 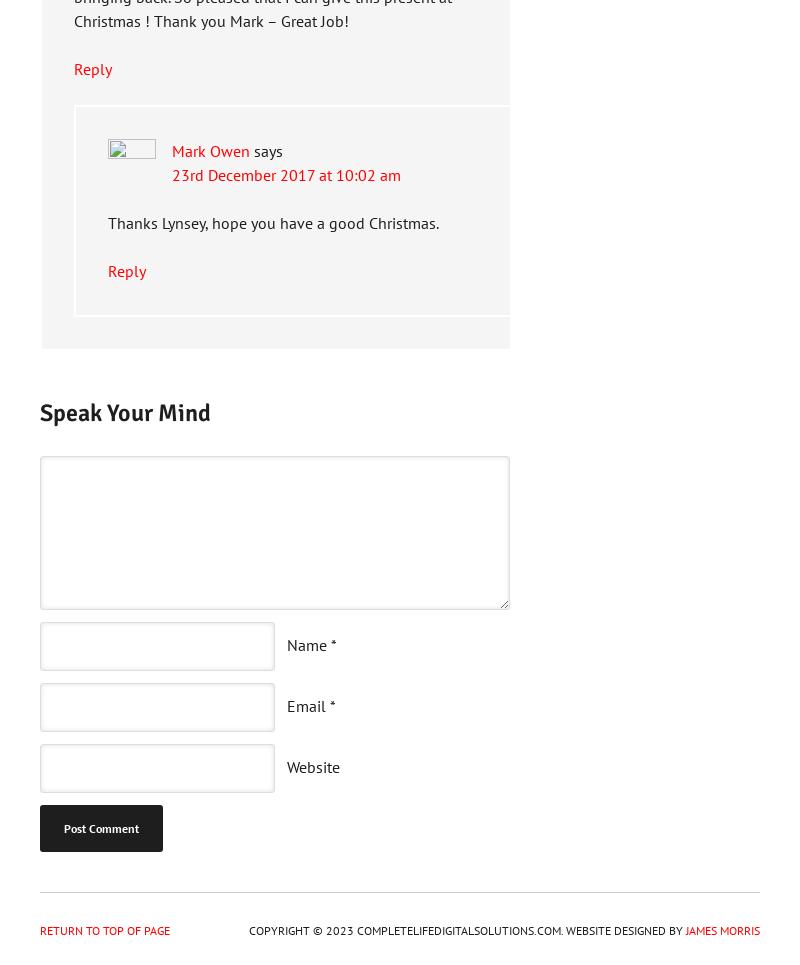 I want to click on '23rd December 2017 at 10:02 am', so click(x=286, y=173).